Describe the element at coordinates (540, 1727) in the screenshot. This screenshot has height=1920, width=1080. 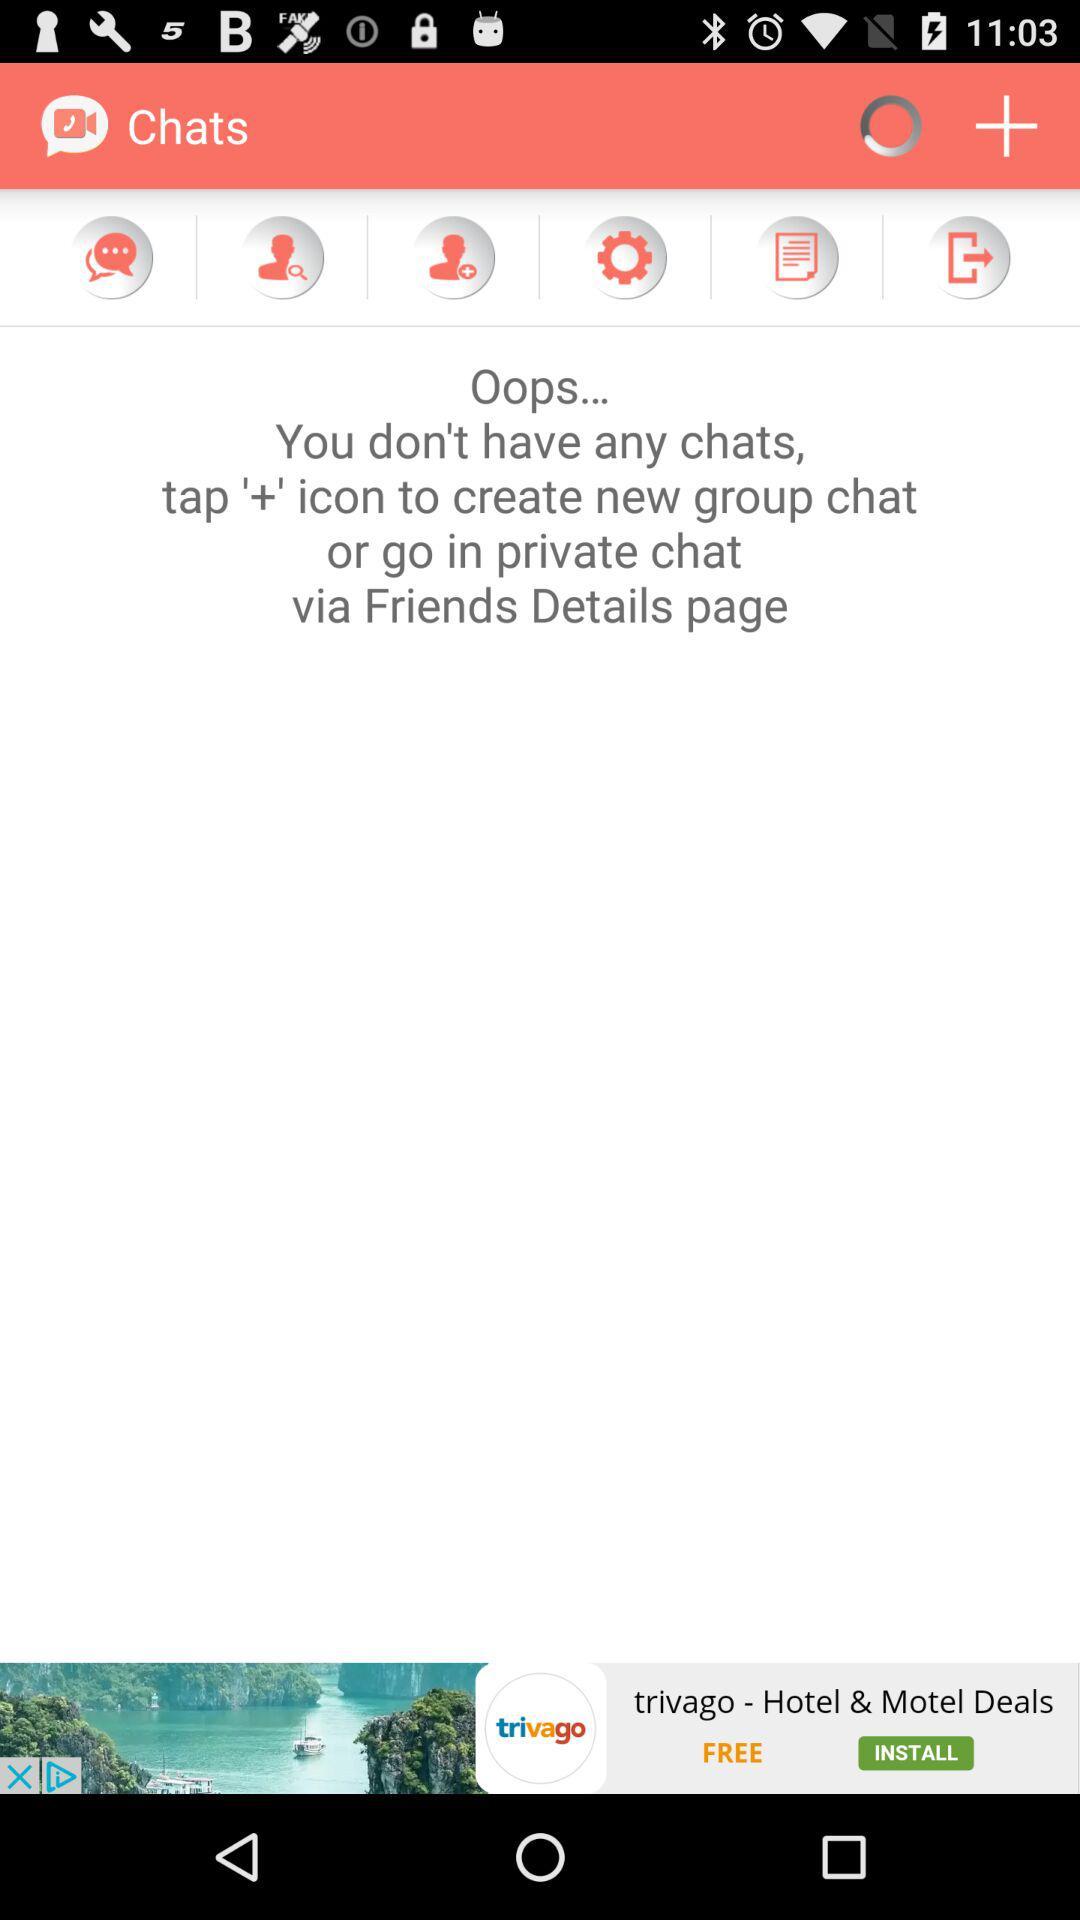
I see `icon at the bottom` at that location.